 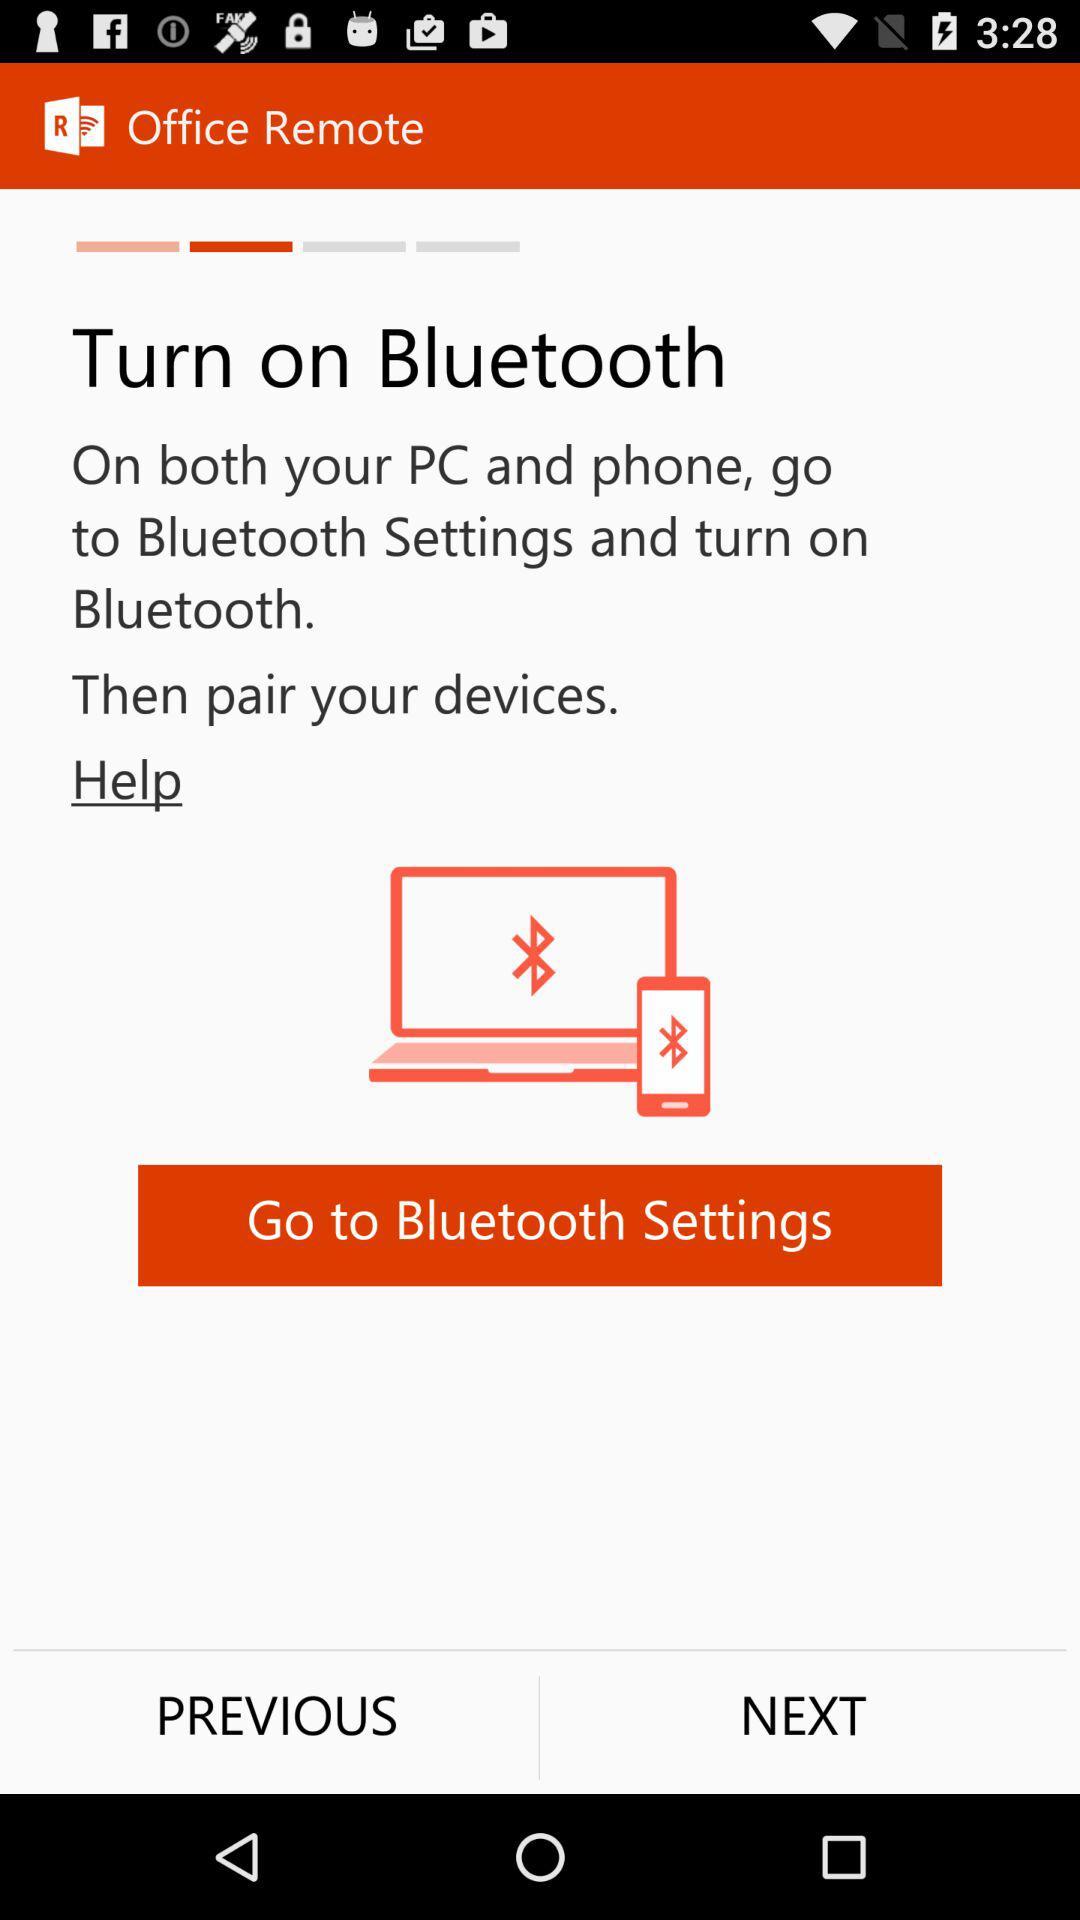 I want to click on app below the then pair your app, so click(x=91, y=777).